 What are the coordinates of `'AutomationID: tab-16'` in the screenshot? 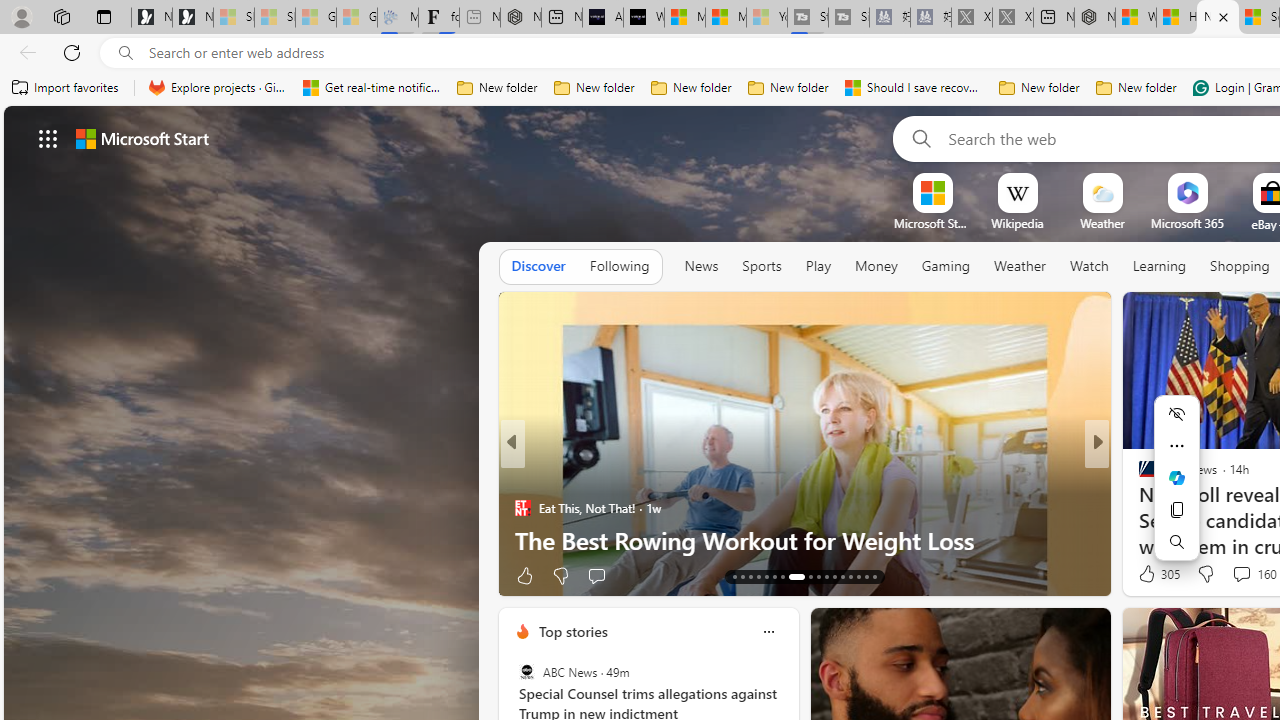 It's located at (757, 577).